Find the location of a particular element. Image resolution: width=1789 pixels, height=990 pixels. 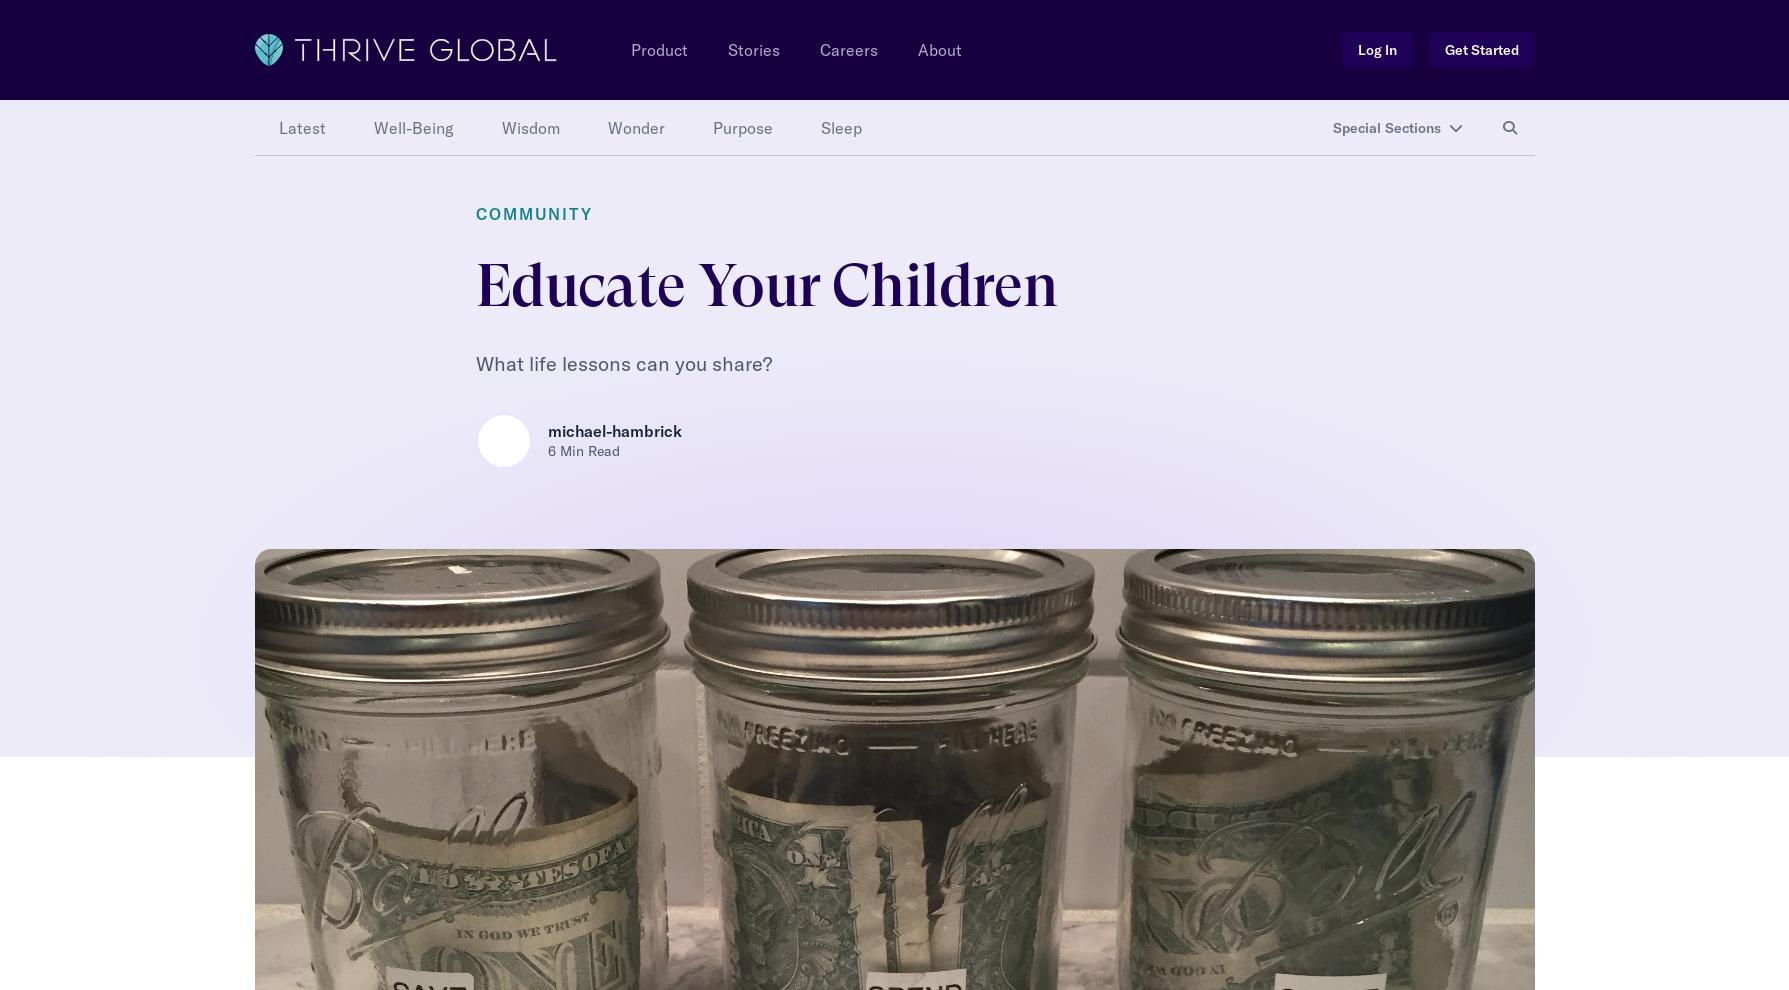

'Before we take a trip, or go to an event in town, we’ll count the money in “spend”, should he want to purchase something. Instead of carrying the cash with him, we’ll pay for the item with a credit card, and have him reimburse us out of his “spend” jar when we get home. Doing this has also allowed us to begin conversations on how credit cards work!' is located at coordinates (885, 471).